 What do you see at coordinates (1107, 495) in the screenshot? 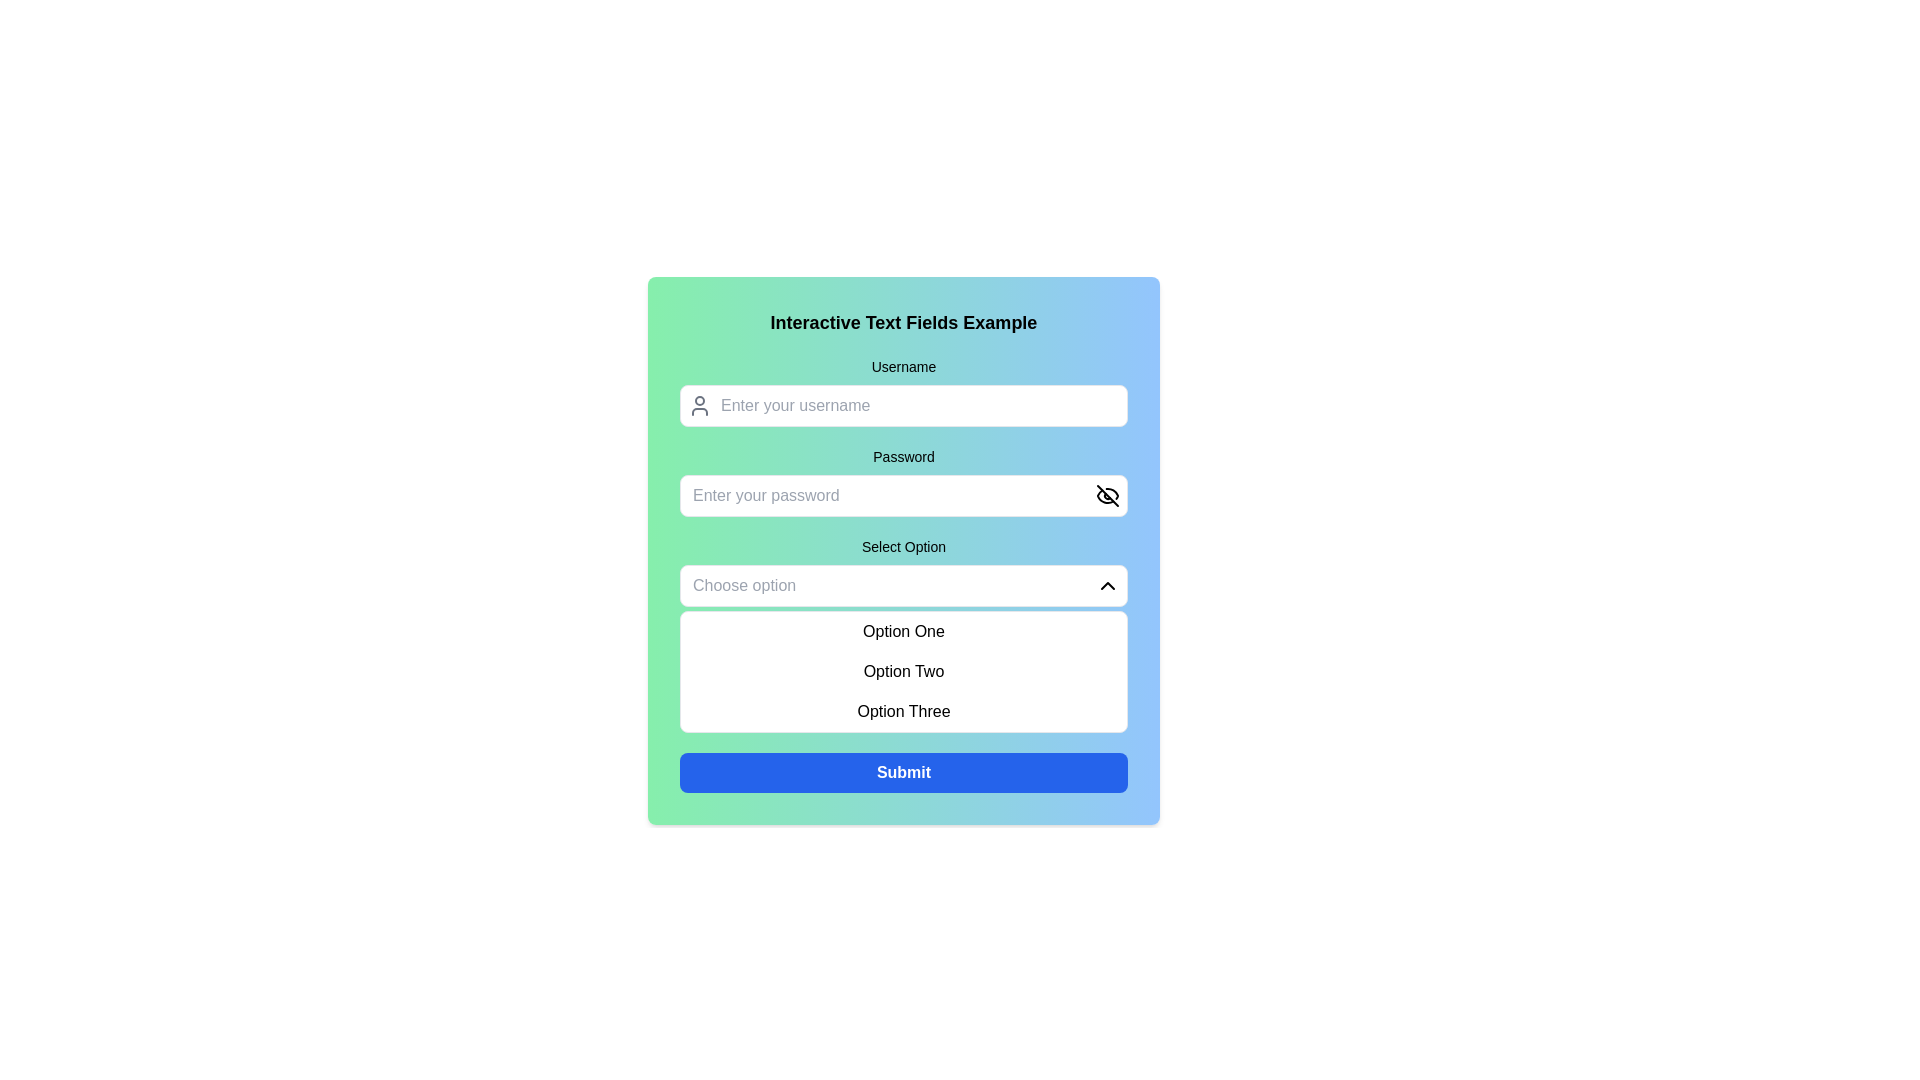
I see `the diagonal line in the eye icon with a strikethrough, located at the right edge of the password field area` at bounding box center [1107, 495].